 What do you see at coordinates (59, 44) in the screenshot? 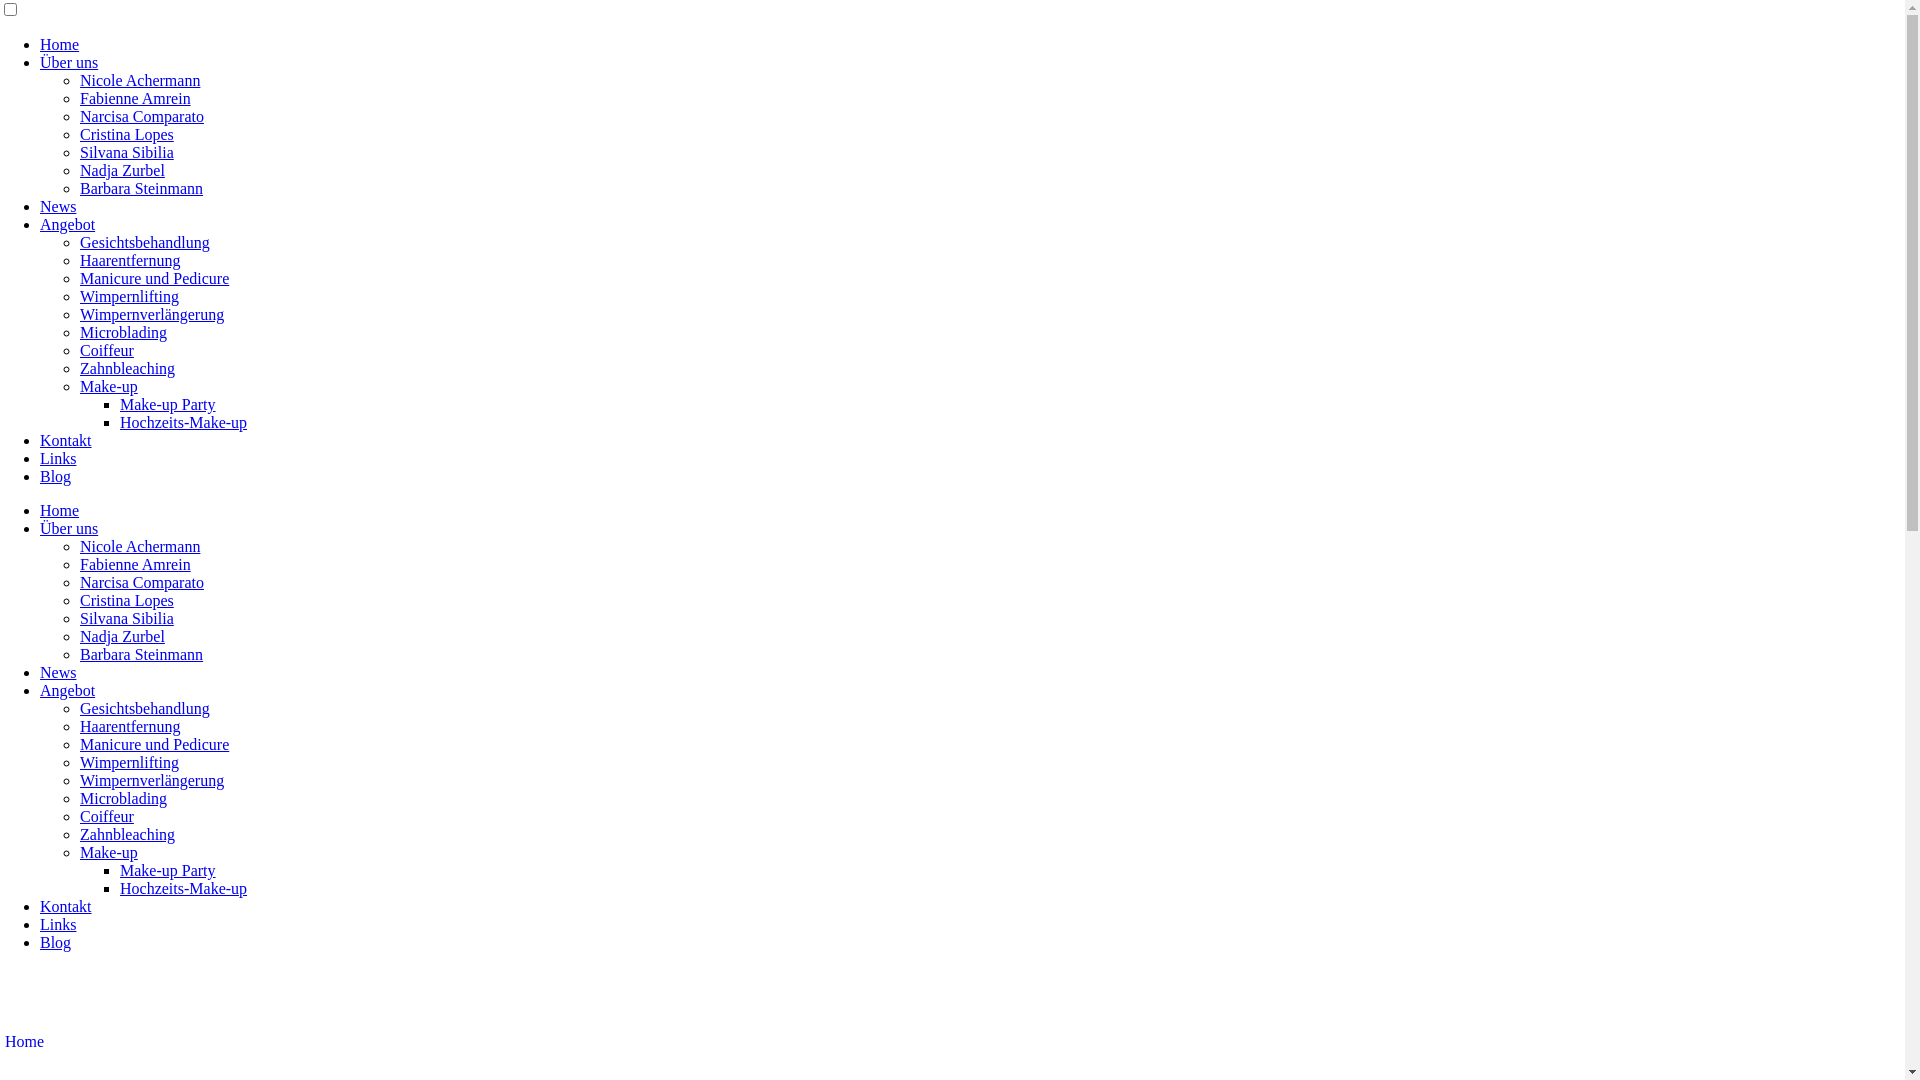
I see `'Home'` at bounding box center [59, 44].